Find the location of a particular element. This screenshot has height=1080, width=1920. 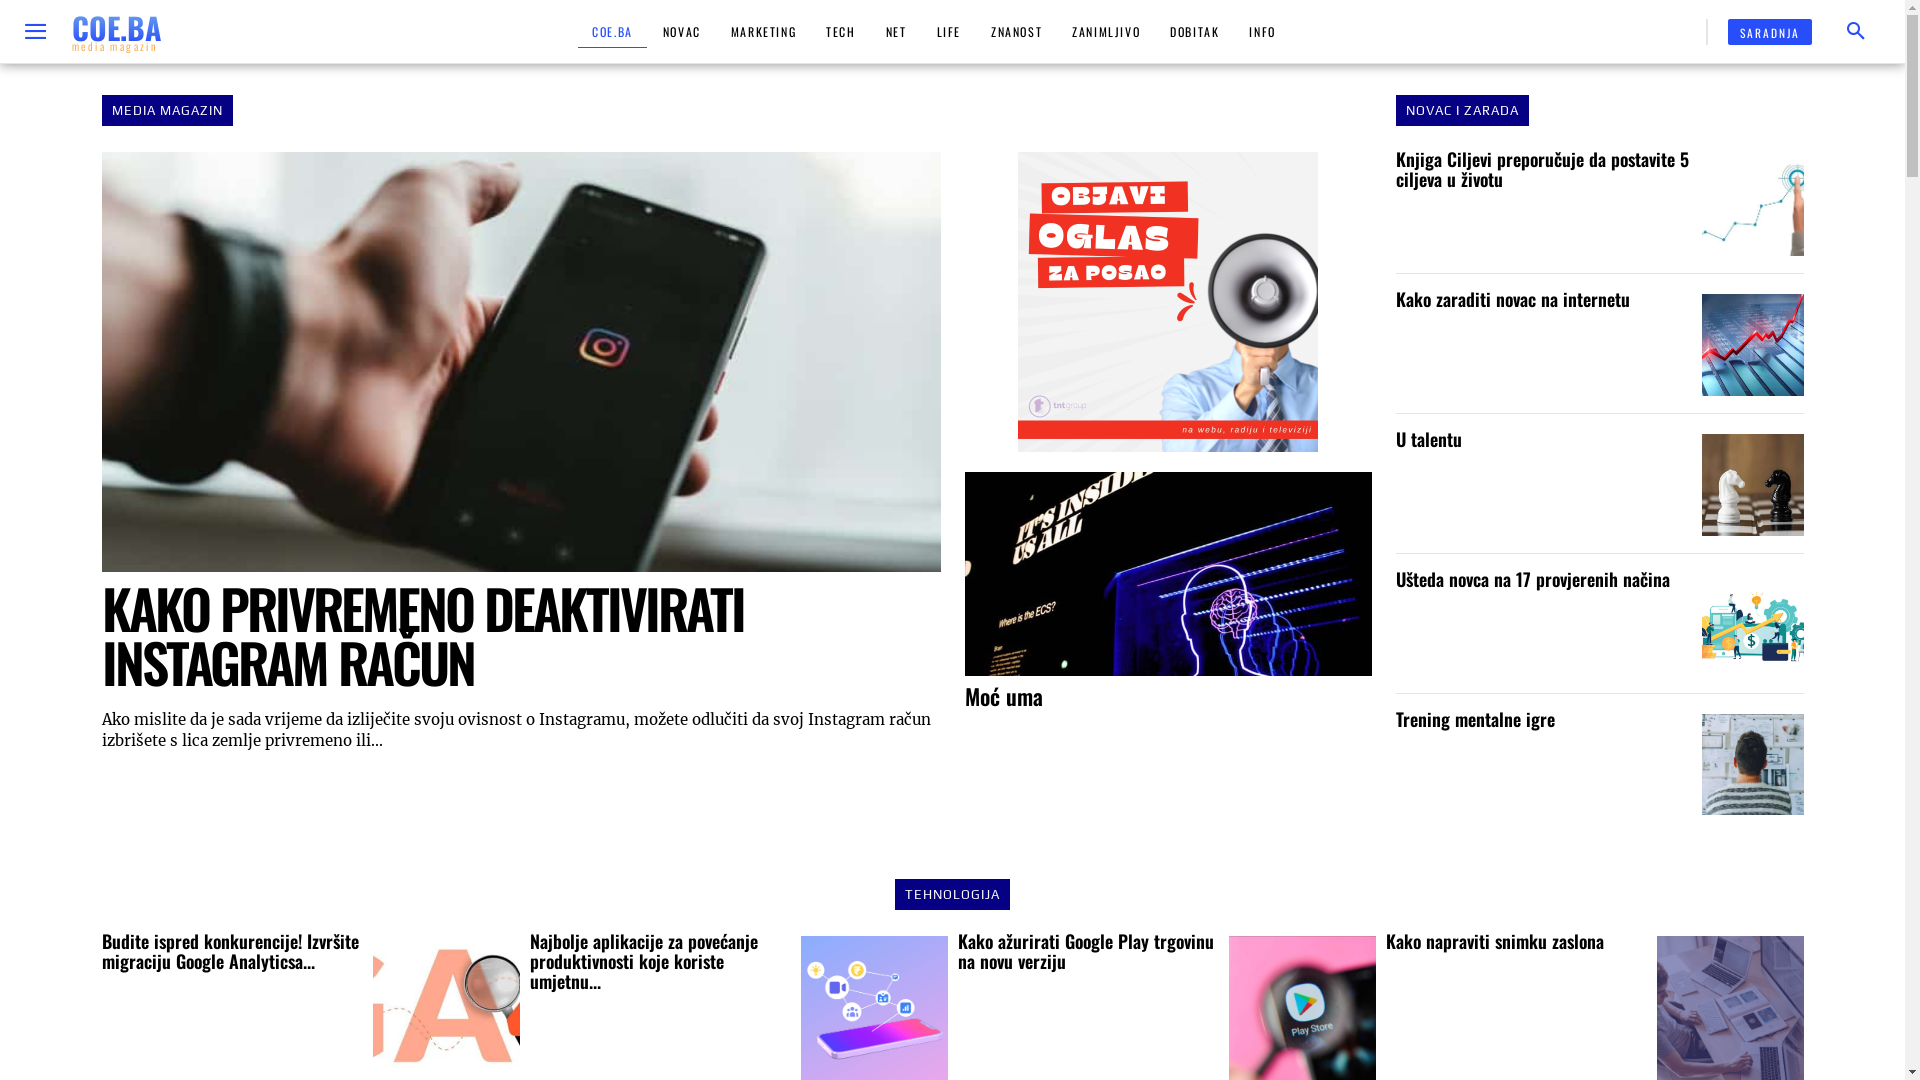

'INFO' is located at coordinates (1261, 31).